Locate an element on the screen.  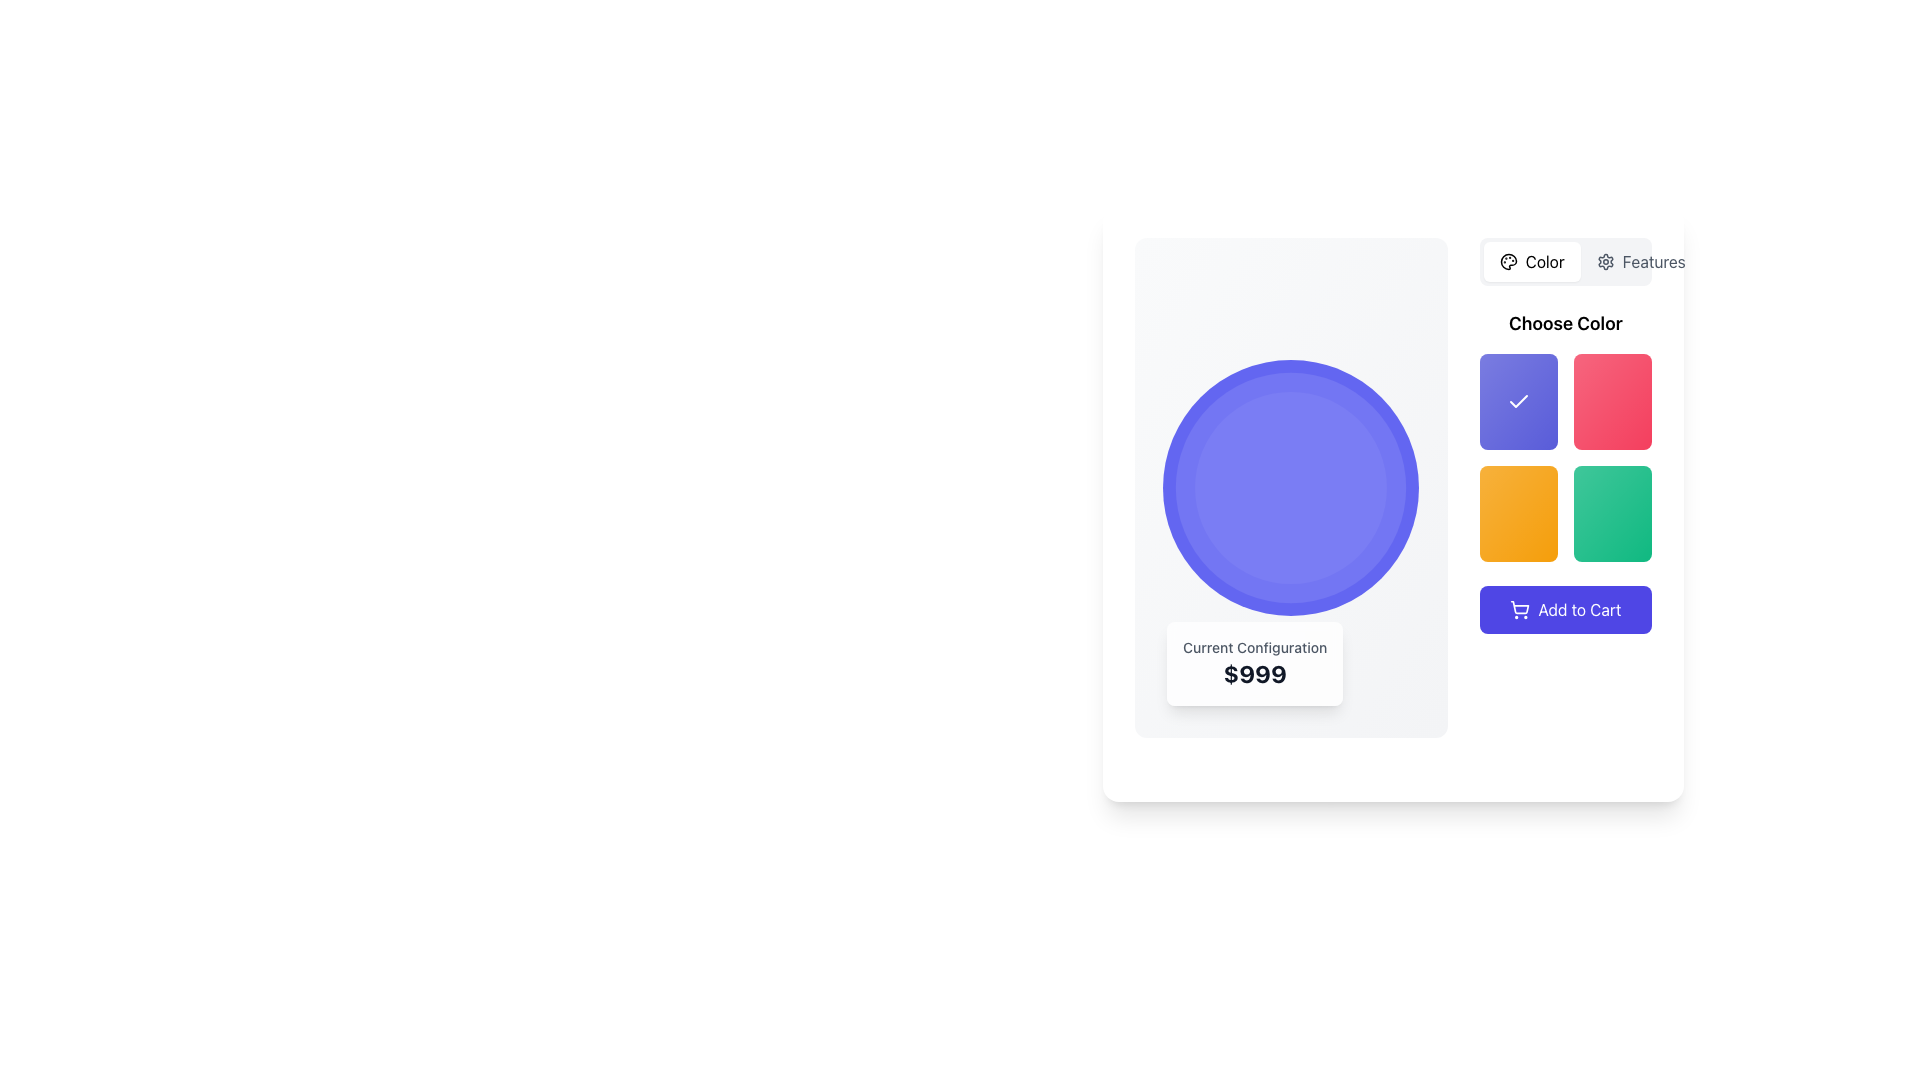
text content of the title label located on the white rounded configuration card at the bottom-left area of the main interface, positioned above the '$999' text element is located at coordinates (1254, 648).